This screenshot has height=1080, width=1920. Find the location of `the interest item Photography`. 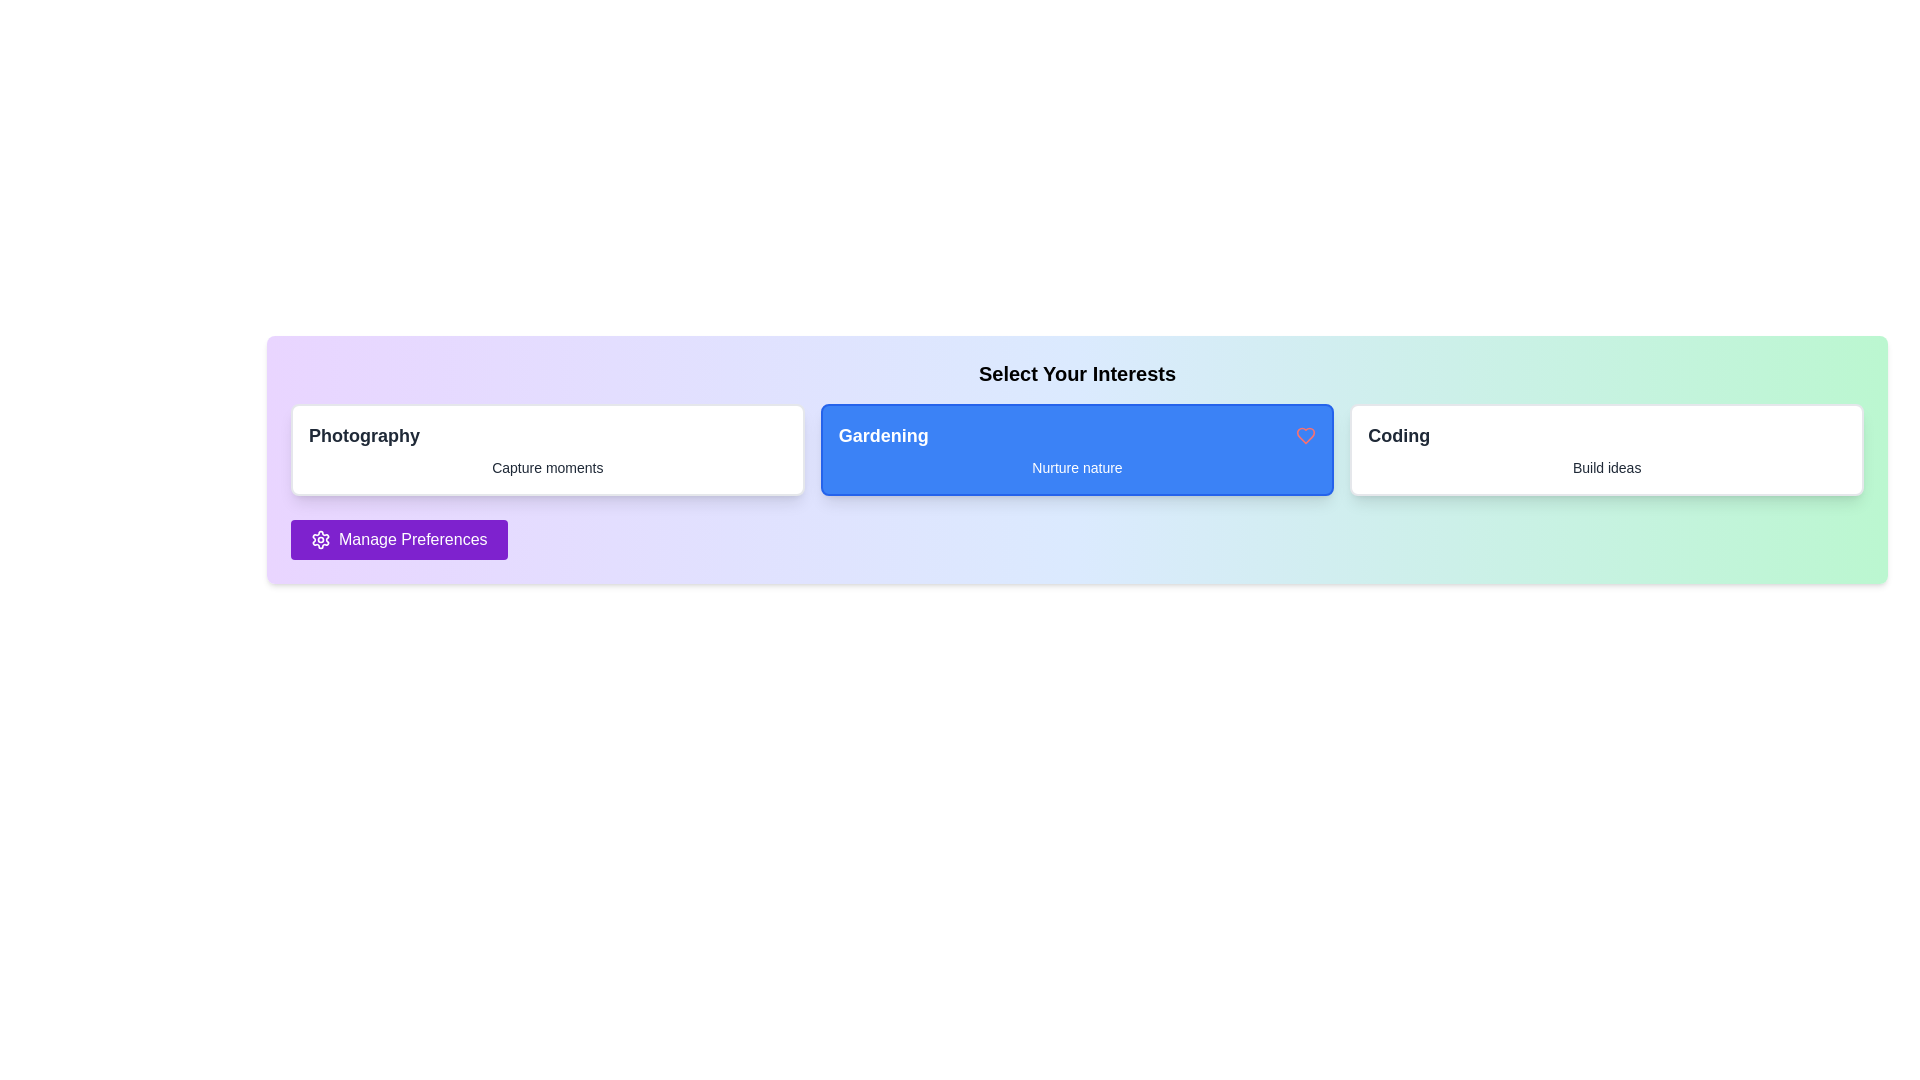

the interest item Photography is located at coordinates (547, 450).